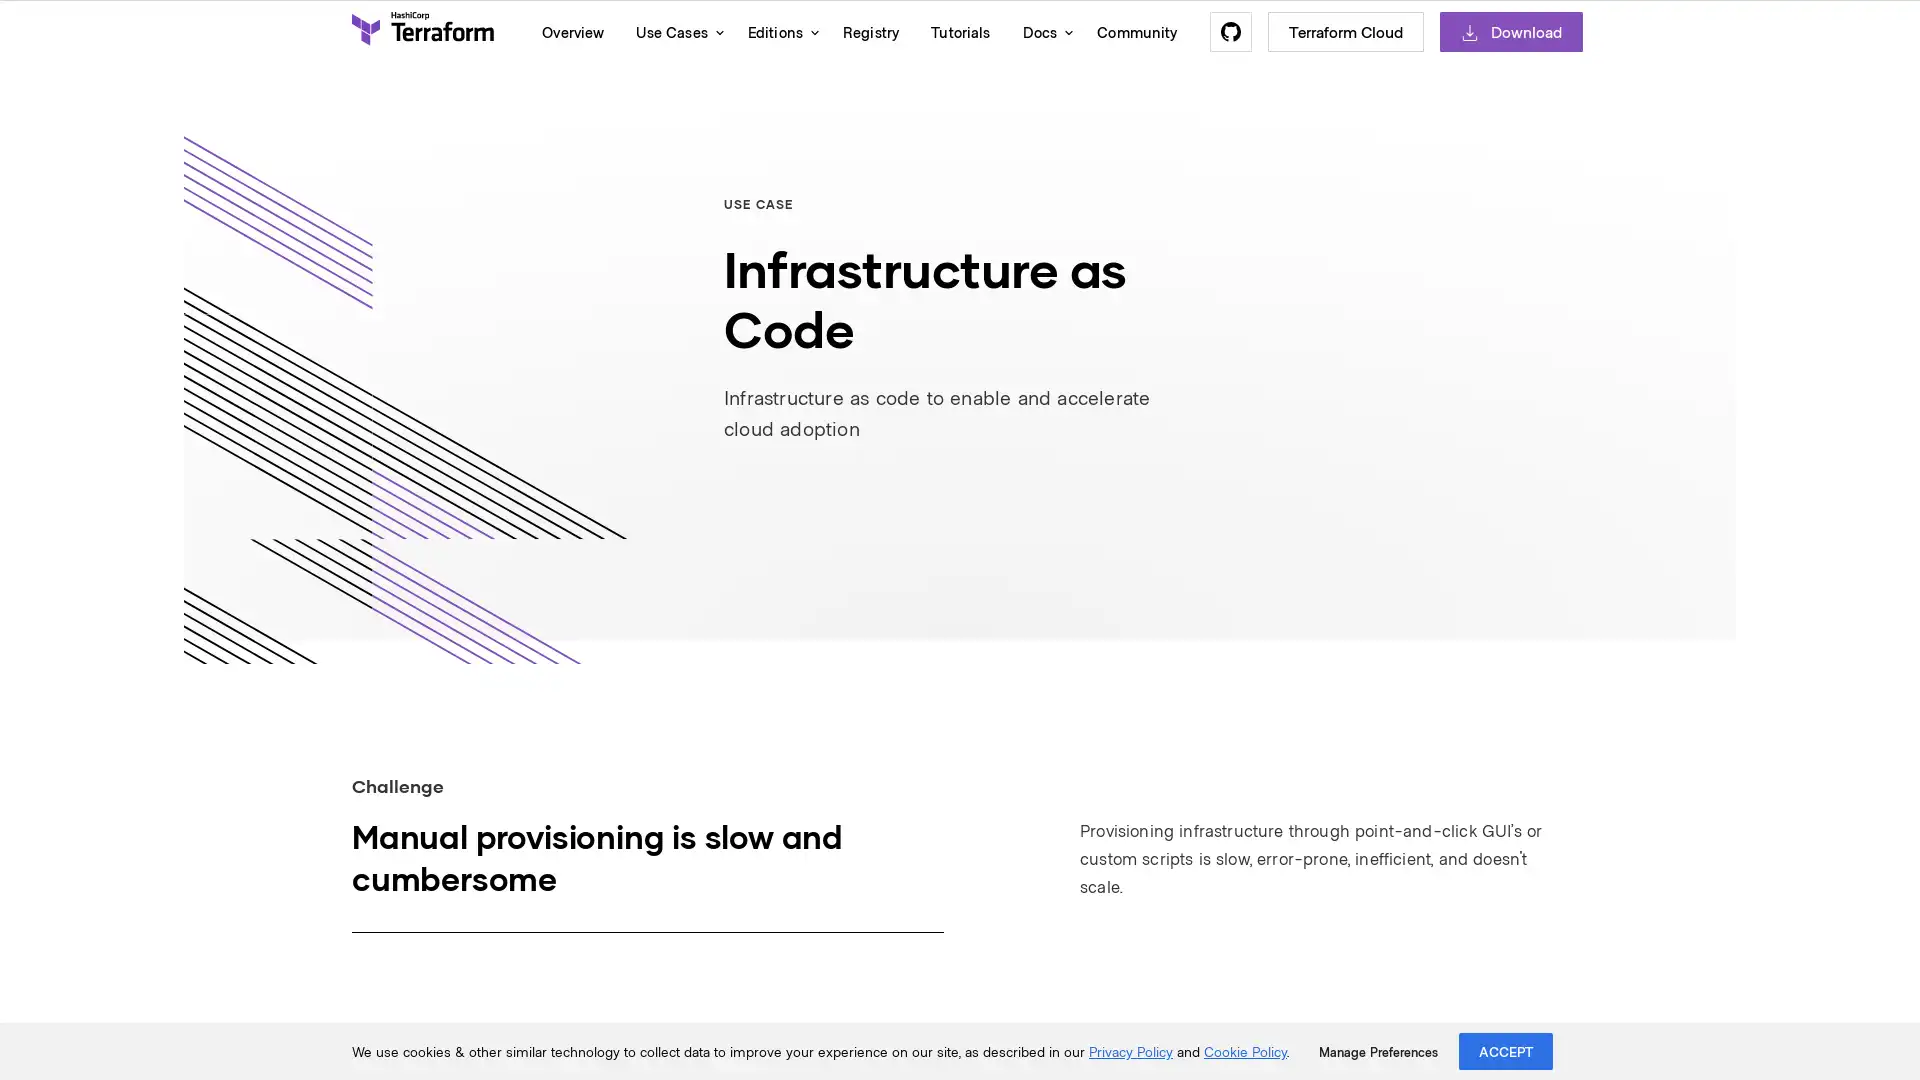 Image resolution: width=1920 pixels, height=1080 pixels. What do you see at coordinates (1506, 1050) in the screenshot?
I see `ACCEPT` at bounding box center [1506, 1050].